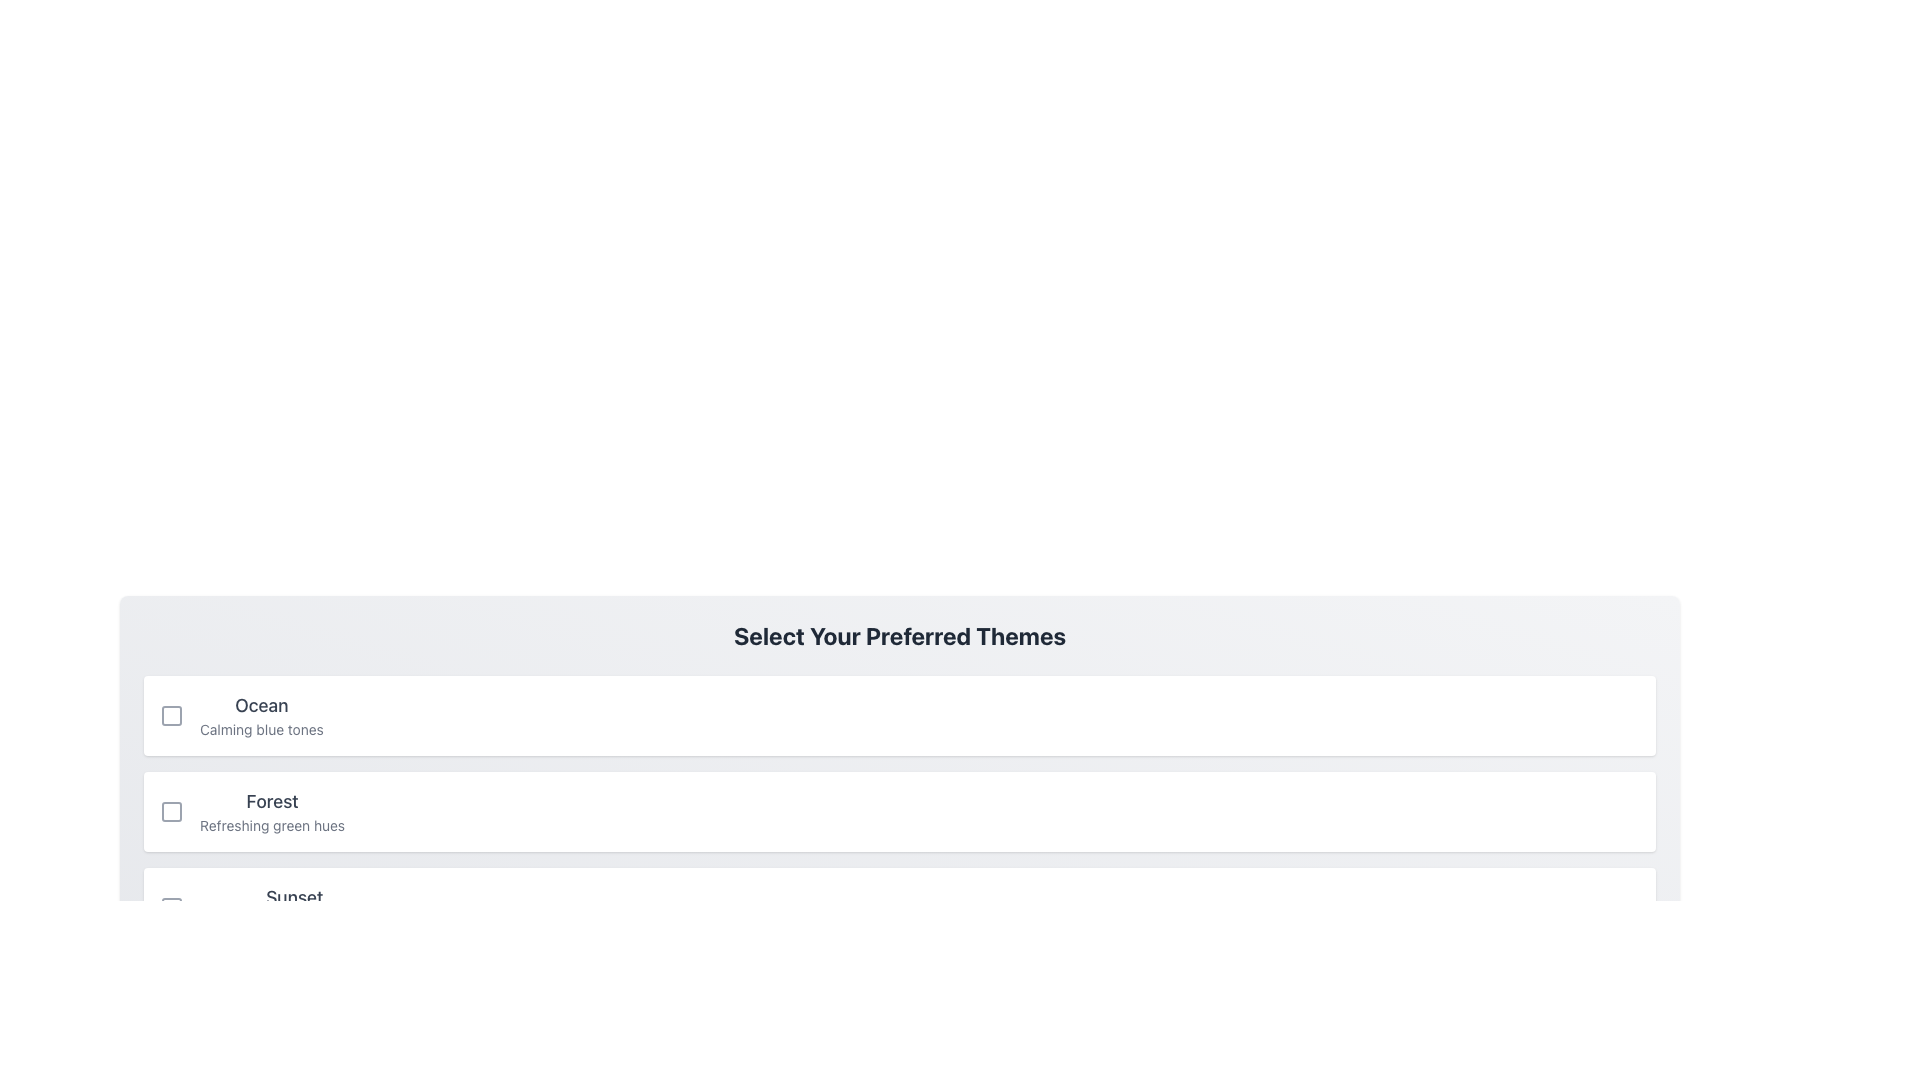  Describe the element at coordinates (172, 812) in the screenshot. I see `the checkbox located to the left of the 'Forest' and 'Refreshing green hues' text` at that location.